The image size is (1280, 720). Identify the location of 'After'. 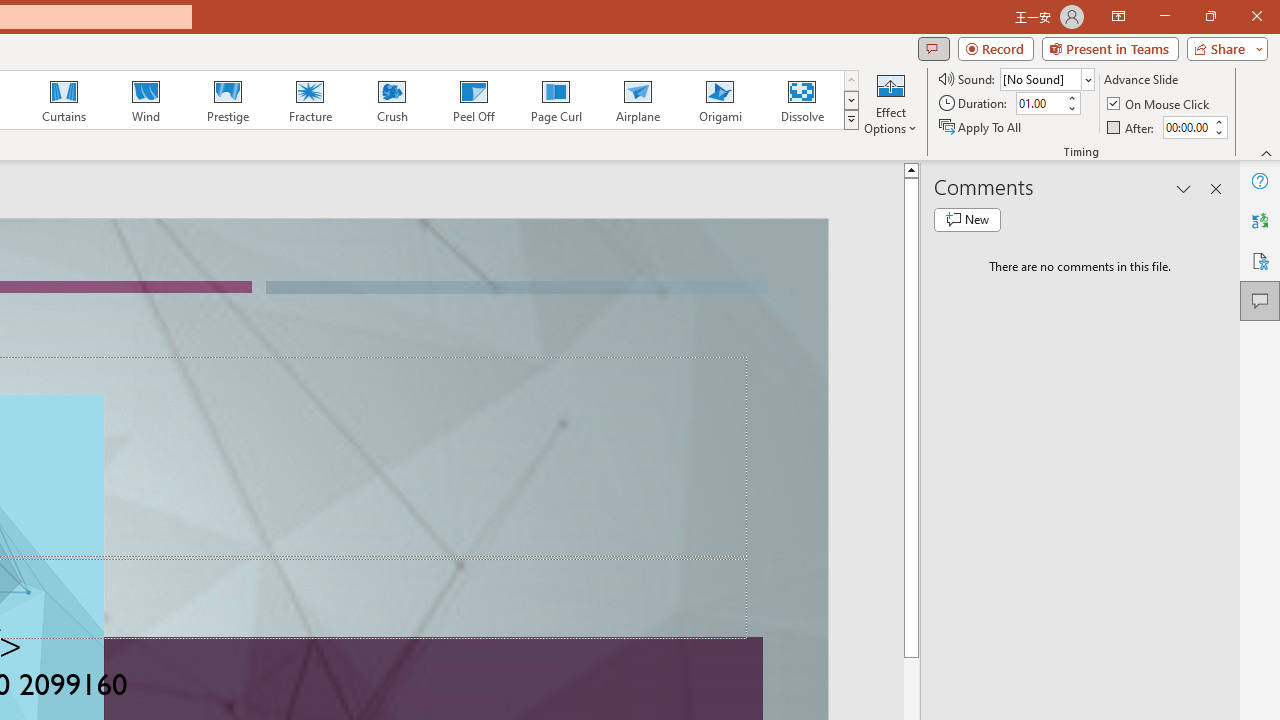
(1186, 127).